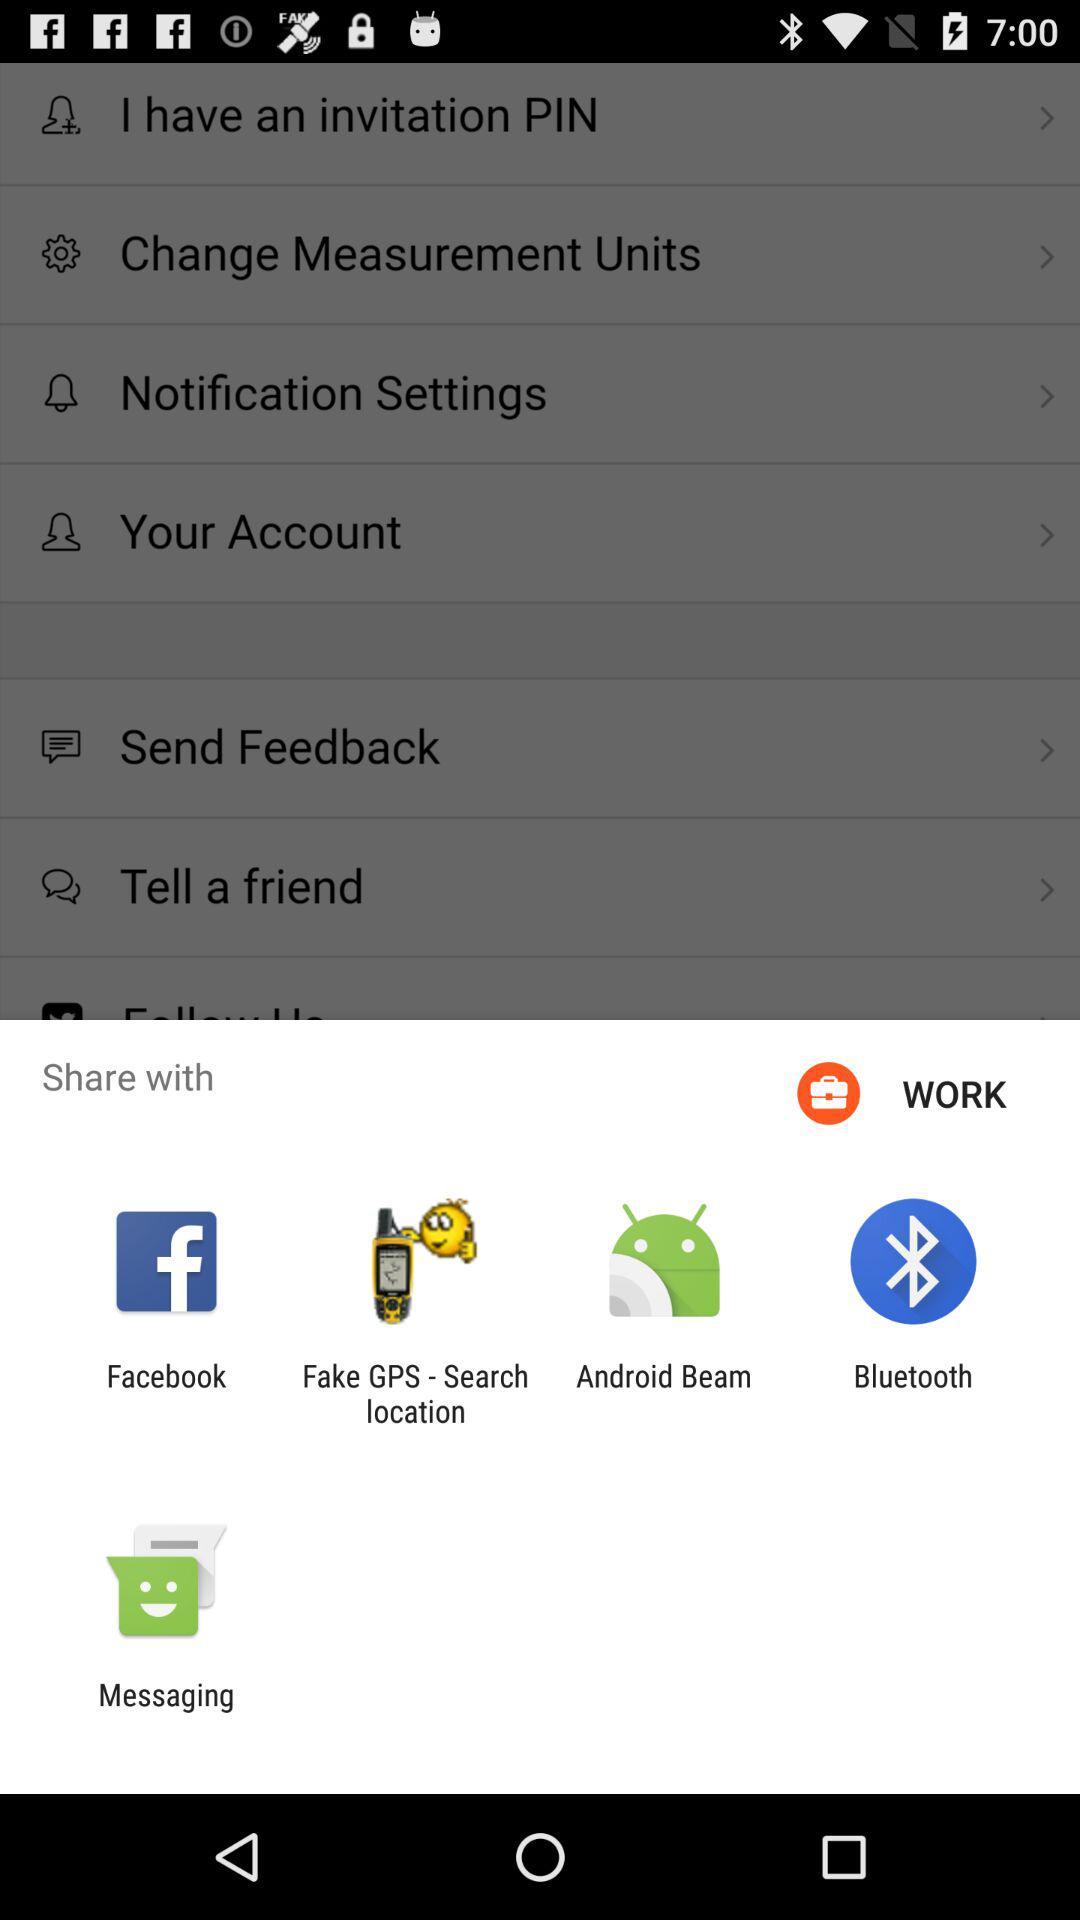 This screenshot has height=1920, width=1080. I want to click on item to the right of fake gps search app, so click(664, 1392).